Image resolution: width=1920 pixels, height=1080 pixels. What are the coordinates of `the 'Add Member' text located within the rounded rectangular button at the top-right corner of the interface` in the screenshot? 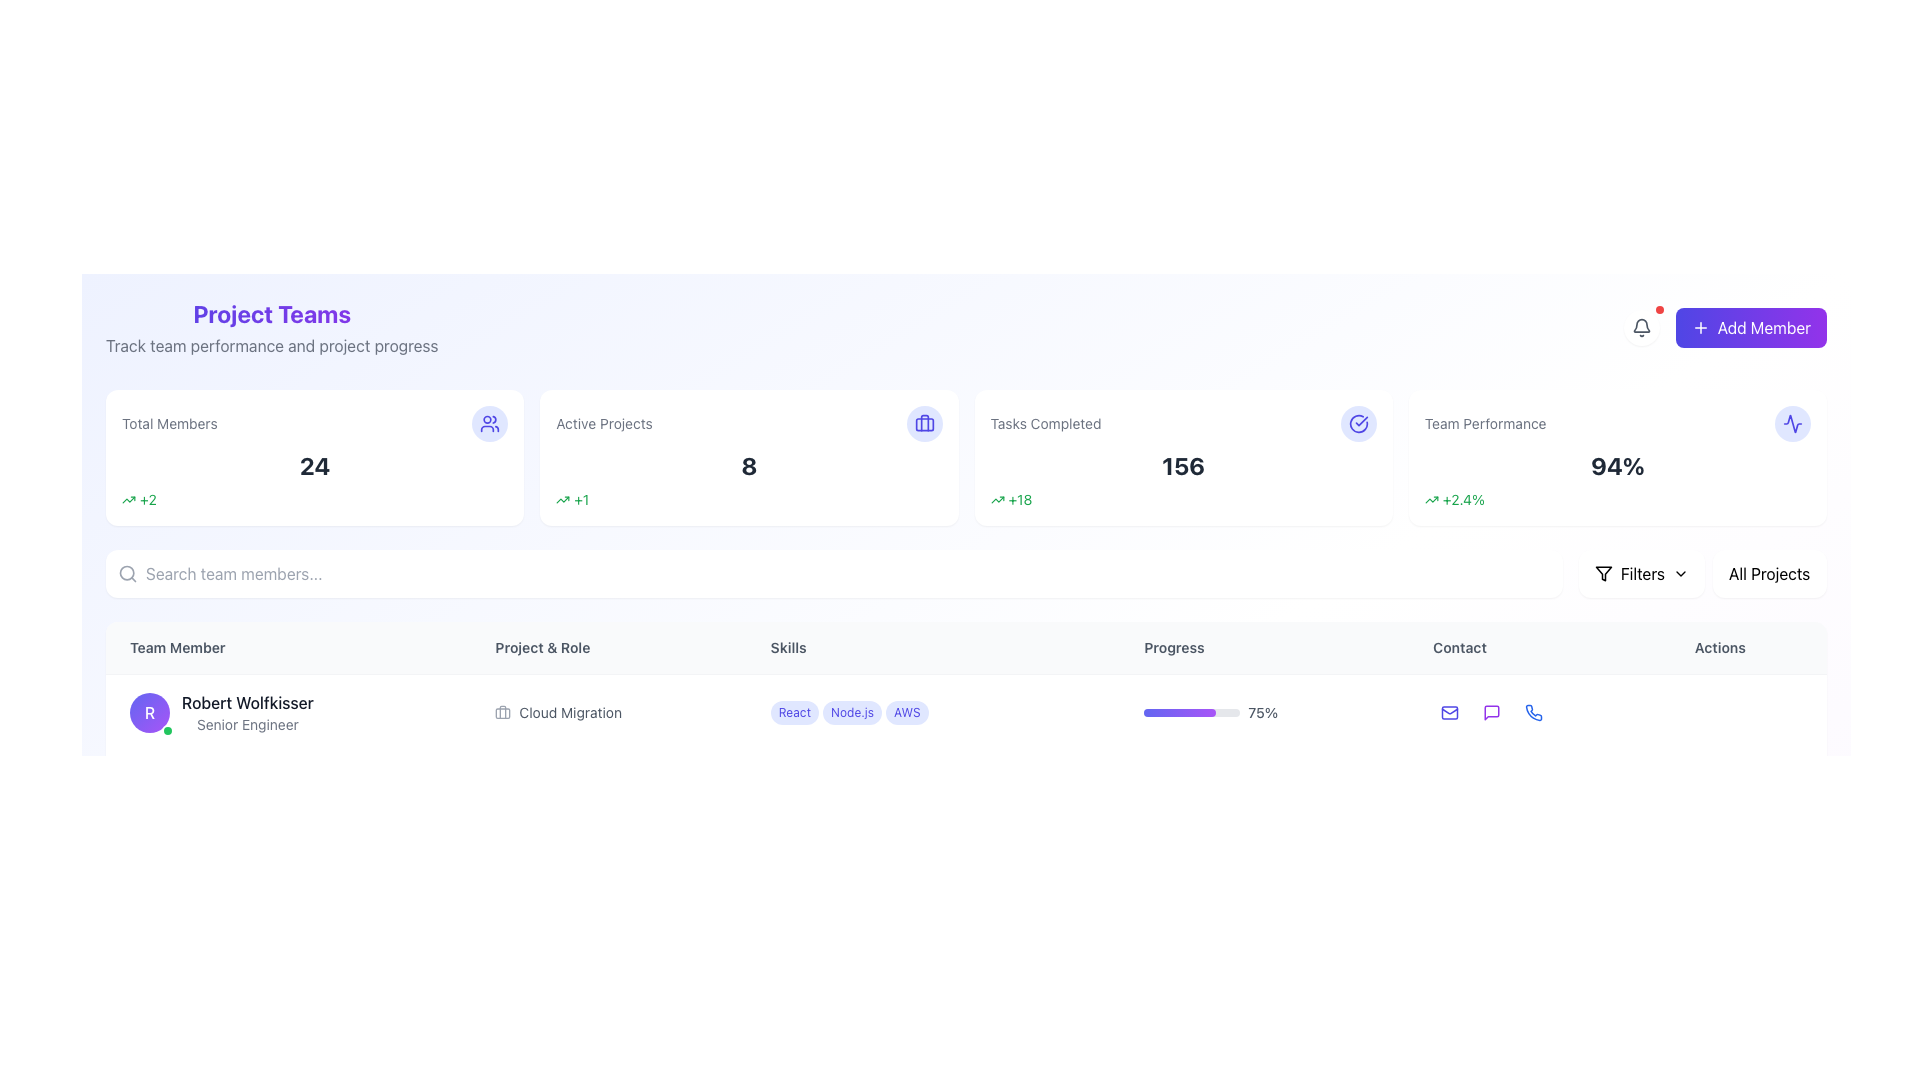 It's located at (1764, 326).